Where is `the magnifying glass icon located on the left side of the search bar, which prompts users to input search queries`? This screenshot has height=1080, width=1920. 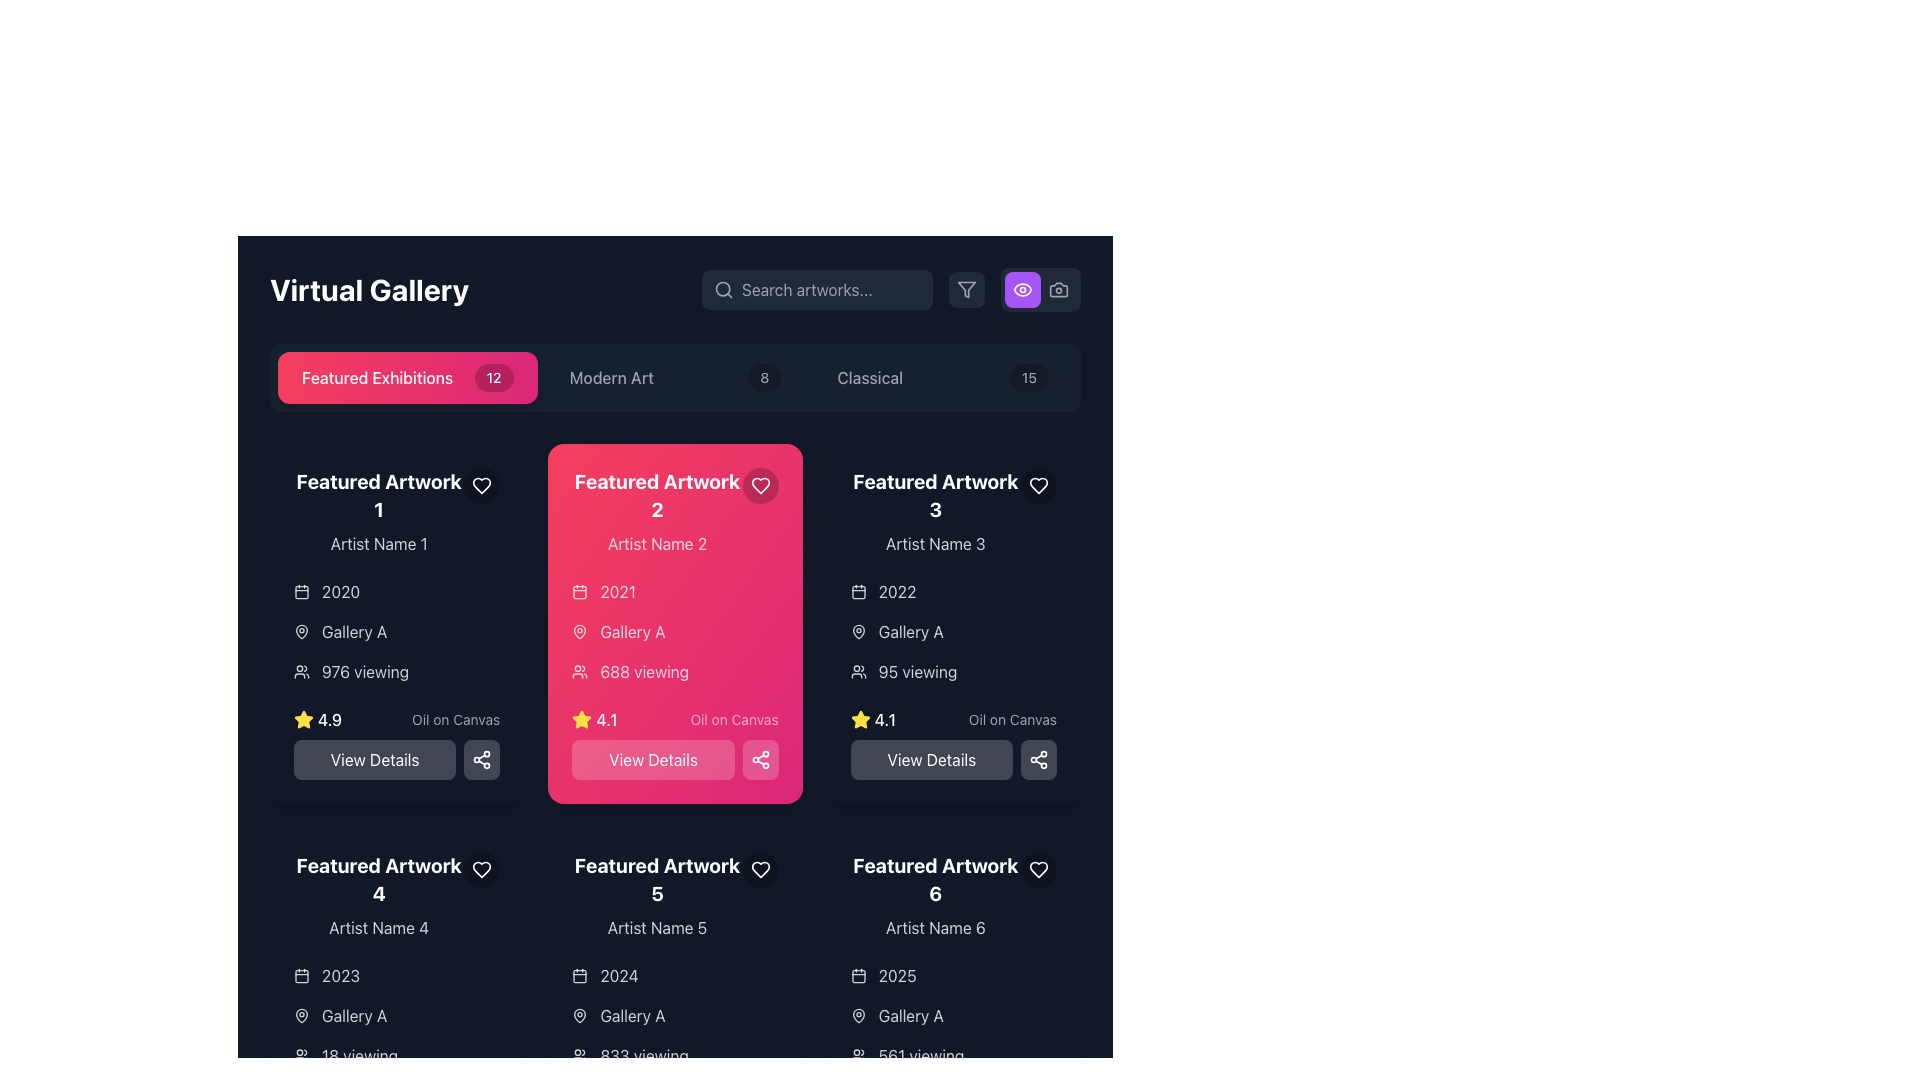
the magnifying glass icon located on the left side of the search bar, which prompts users to input search queries is located at coordinates (723, 289).